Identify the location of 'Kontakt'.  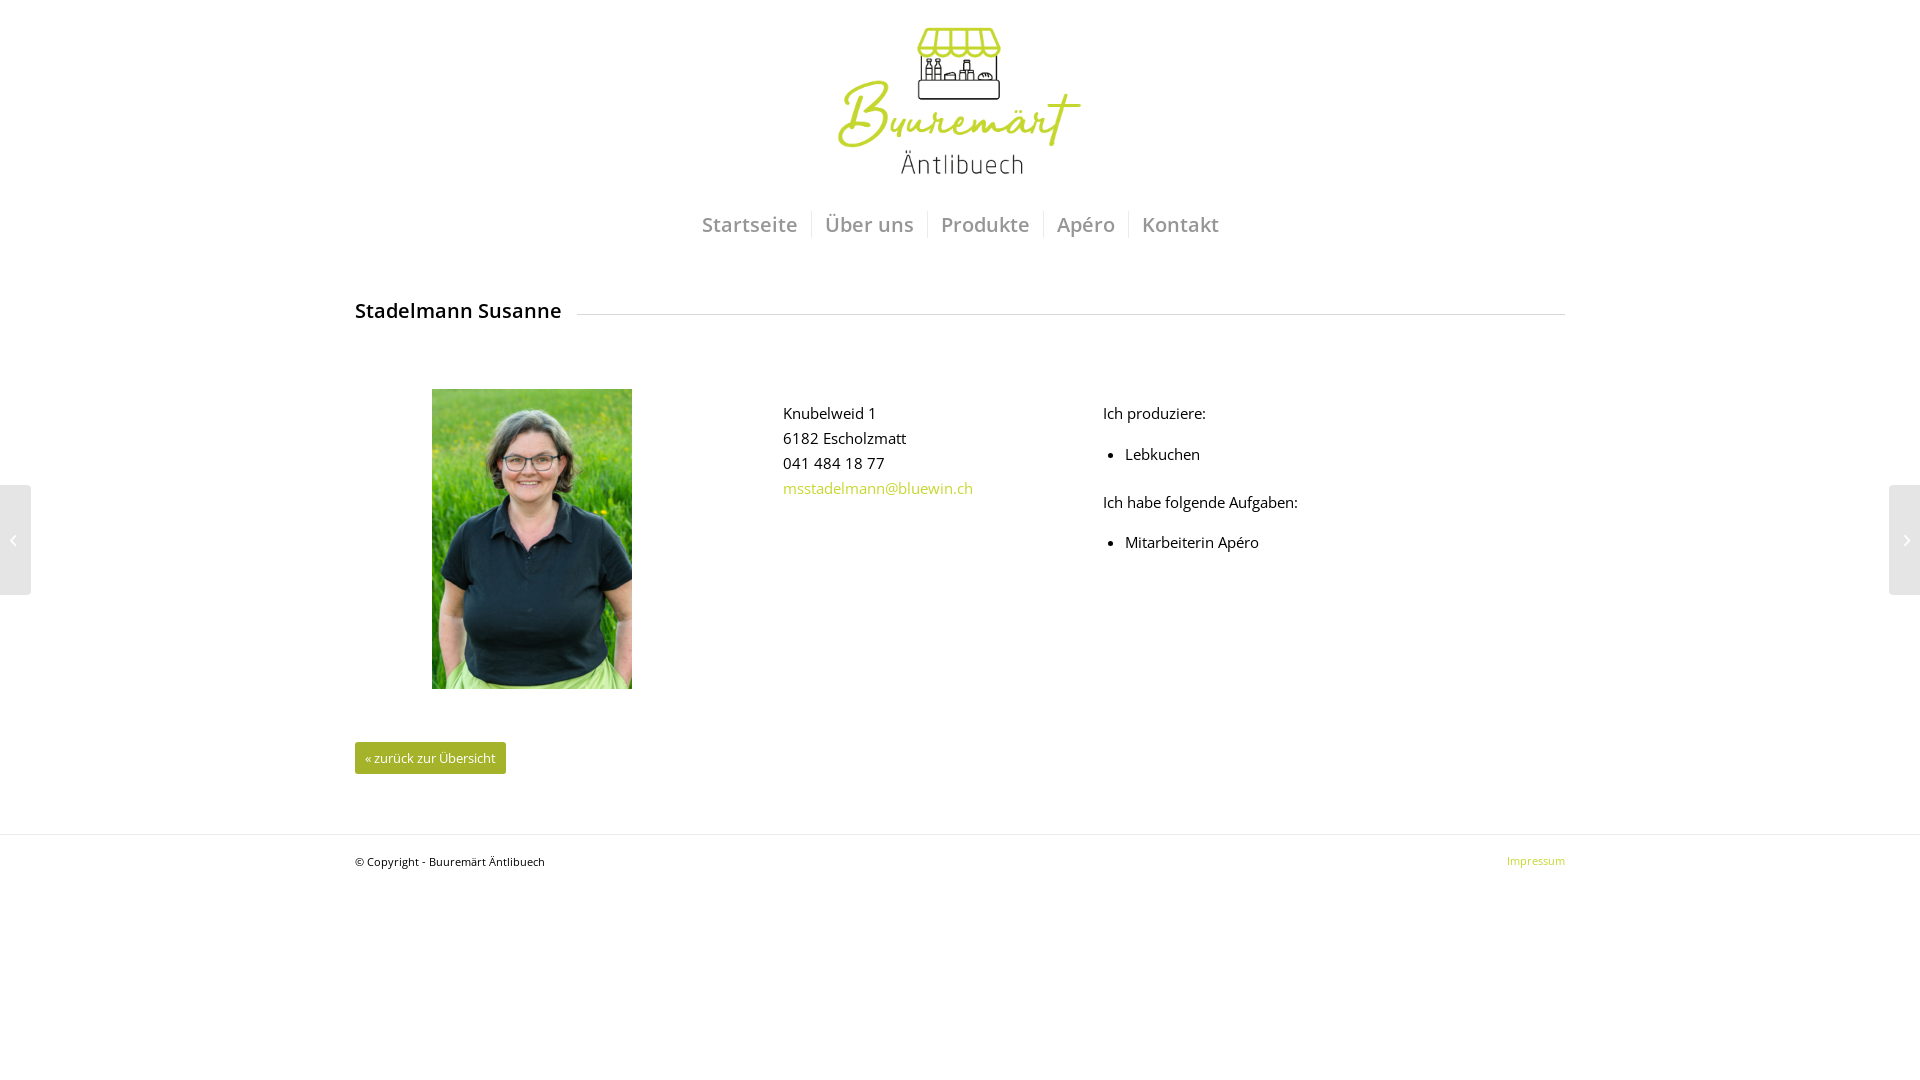
(1180, 224).